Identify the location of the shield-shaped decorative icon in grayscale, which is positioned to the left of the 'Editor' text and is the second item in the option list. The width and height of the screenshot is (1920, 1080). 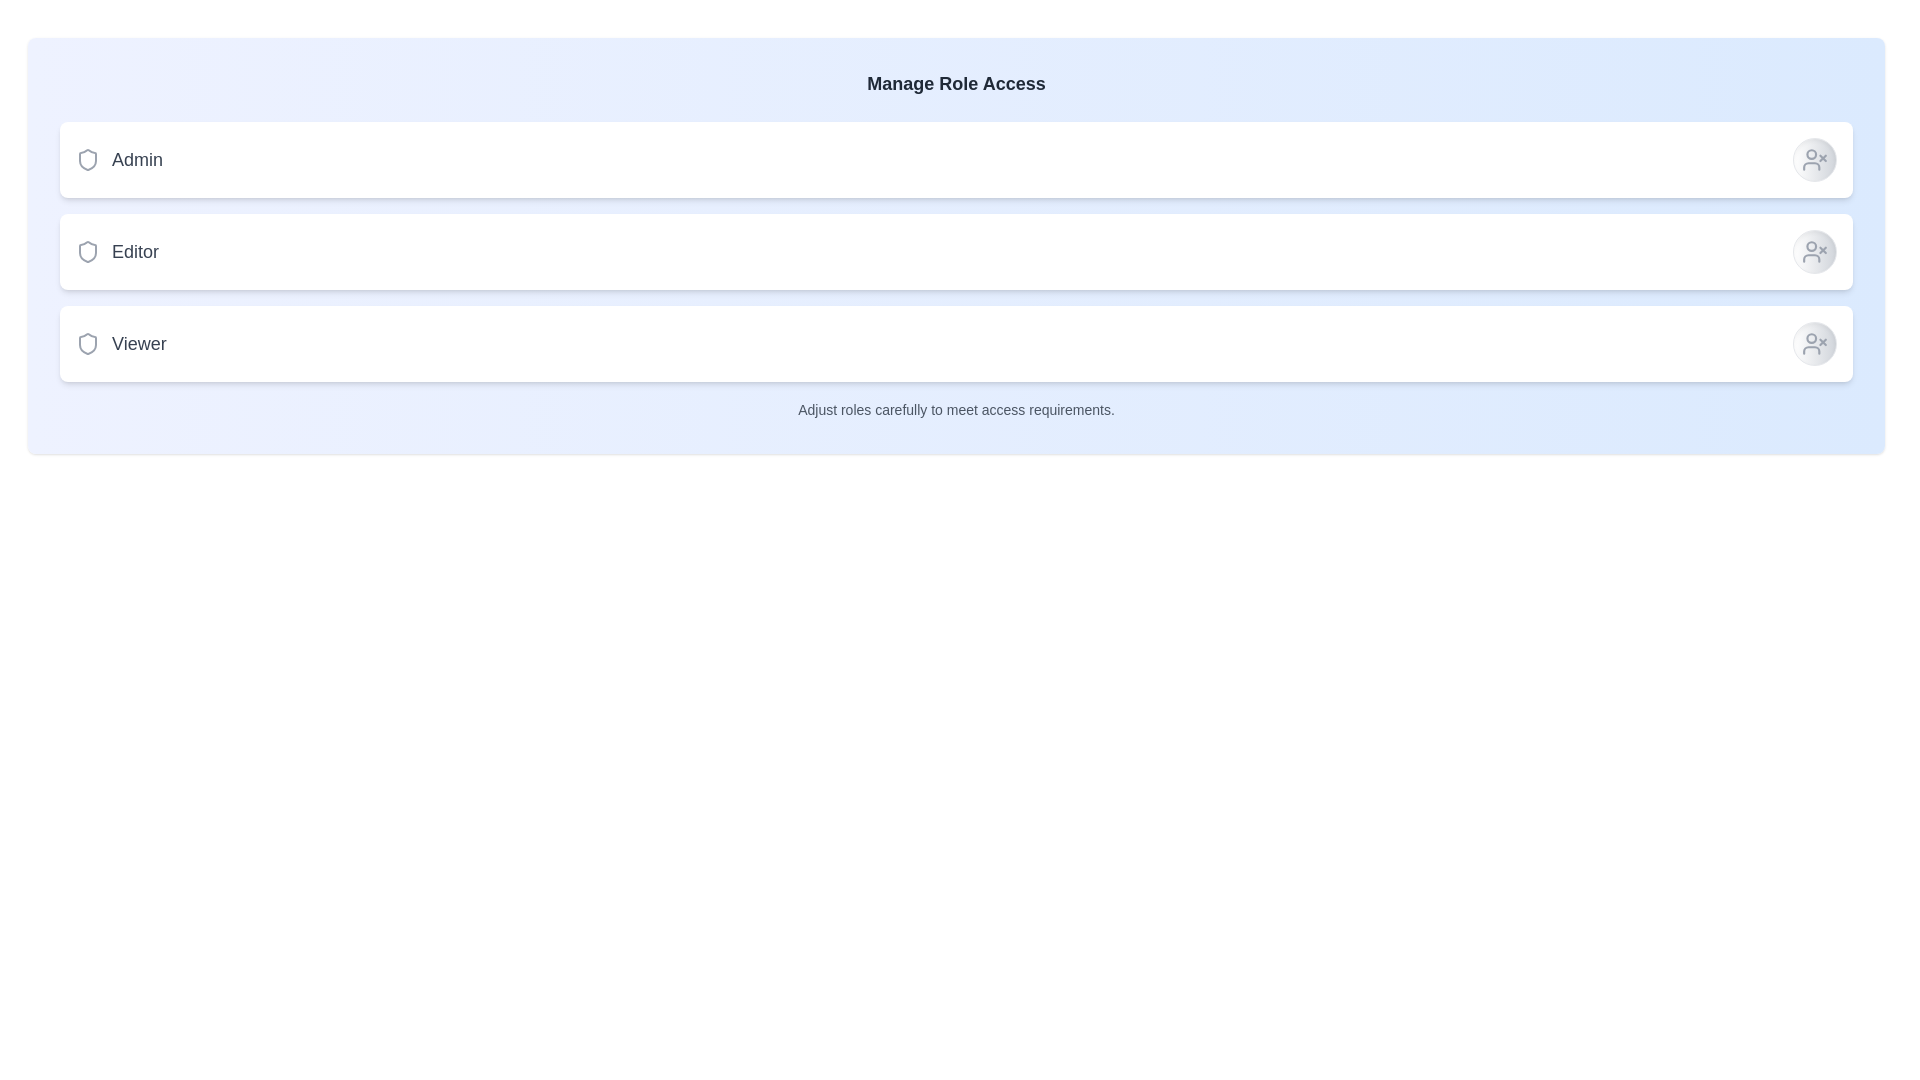
(86, 250).